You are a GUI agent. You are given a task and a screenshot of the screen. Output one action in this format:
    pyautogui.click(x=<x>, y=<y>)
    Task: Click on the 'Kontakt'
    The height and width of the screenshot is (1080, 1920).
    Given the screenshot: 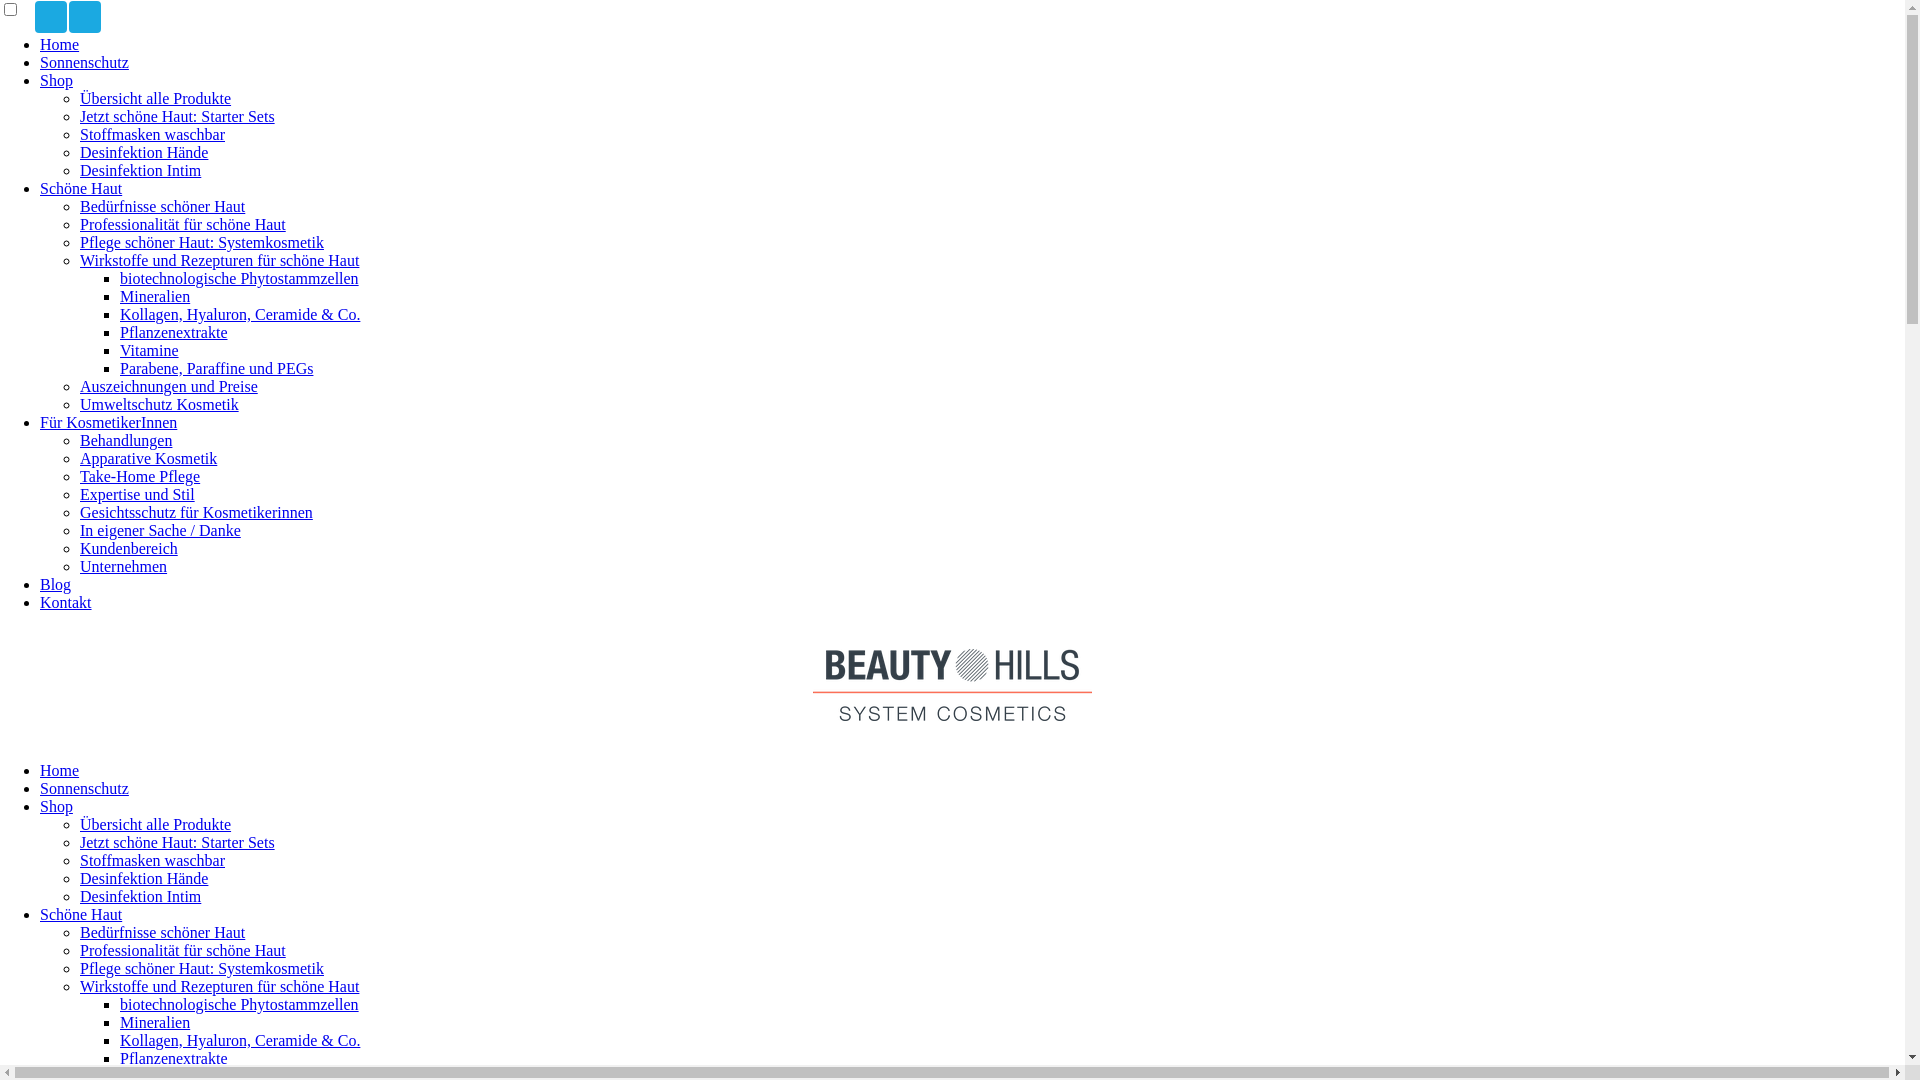 What is the action you would take?
    pyautogui.click(x=66, y=601)
    